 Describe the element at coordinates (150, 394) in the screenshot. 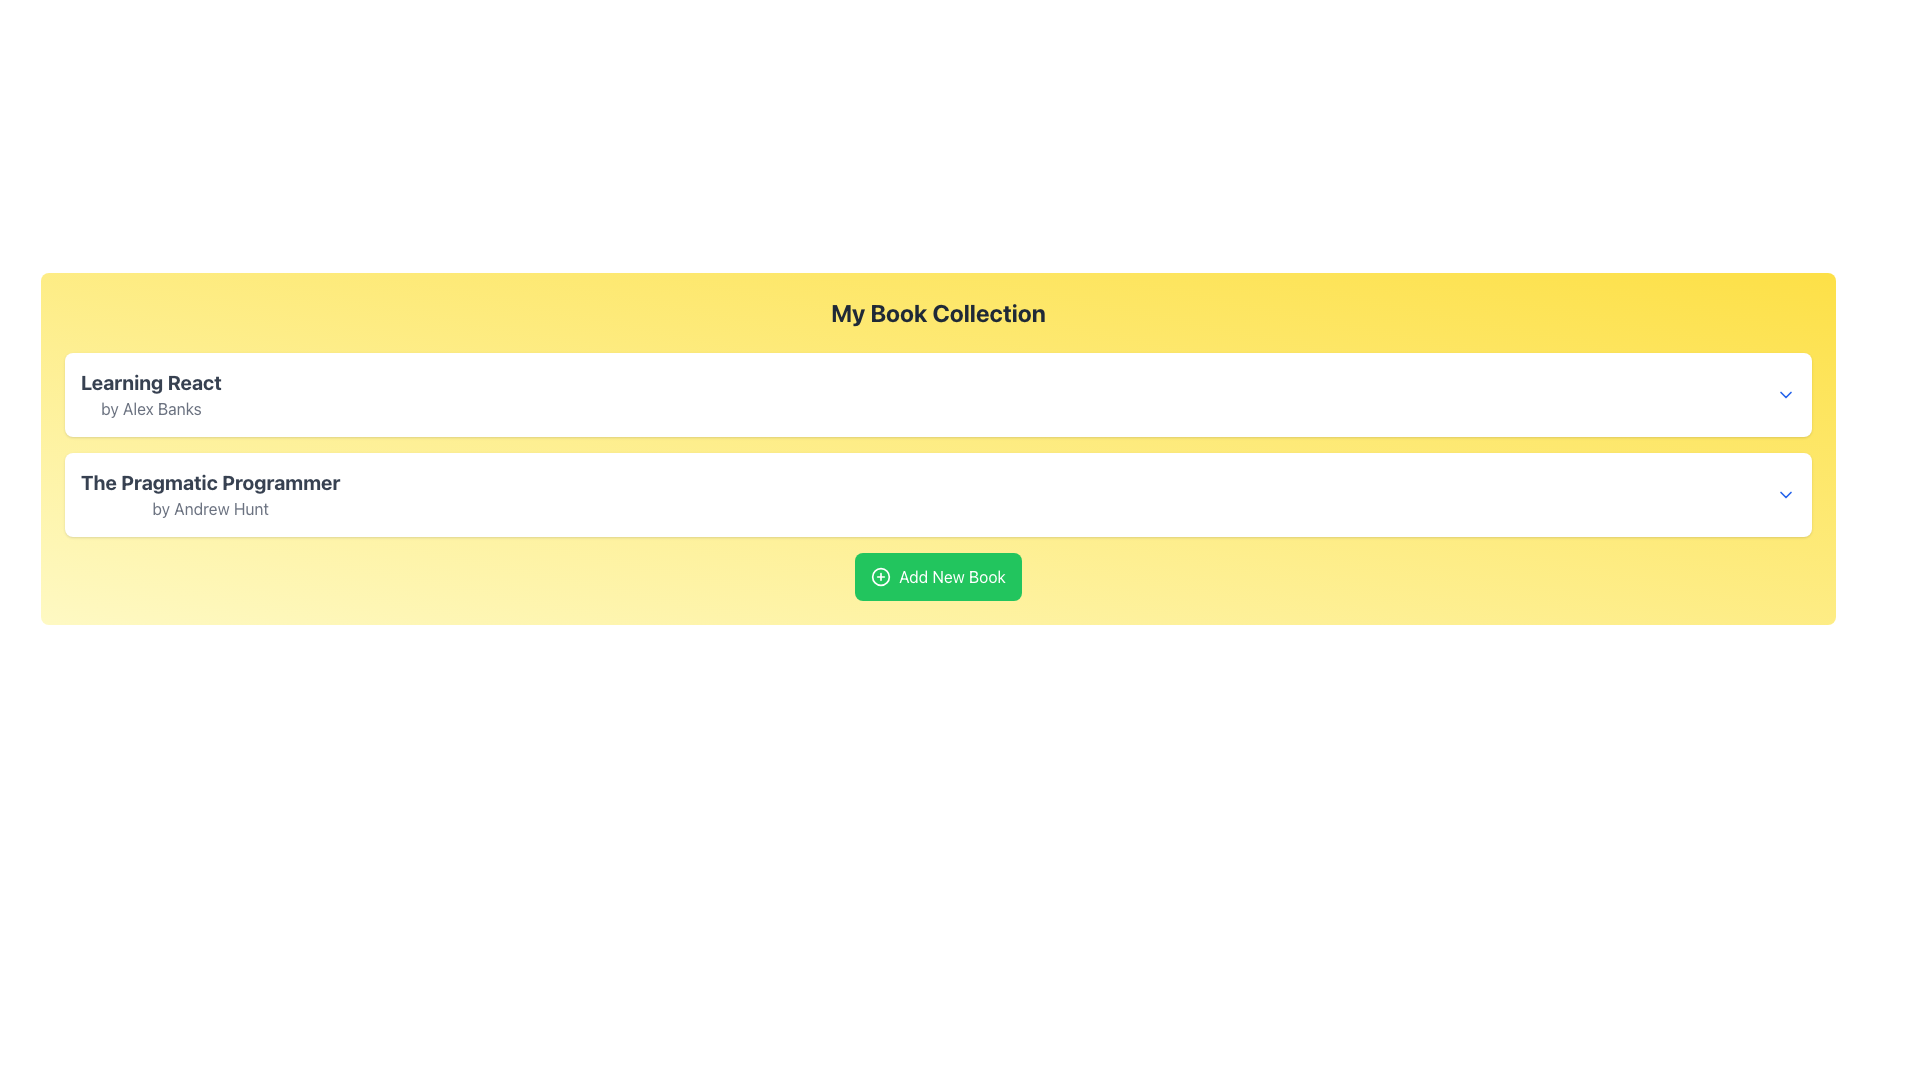

I see `the Text Block displaying the book title 'Learning React' by author 'Alex Banks', located in the upper left part of its containing white box on a yellow background` at that location.